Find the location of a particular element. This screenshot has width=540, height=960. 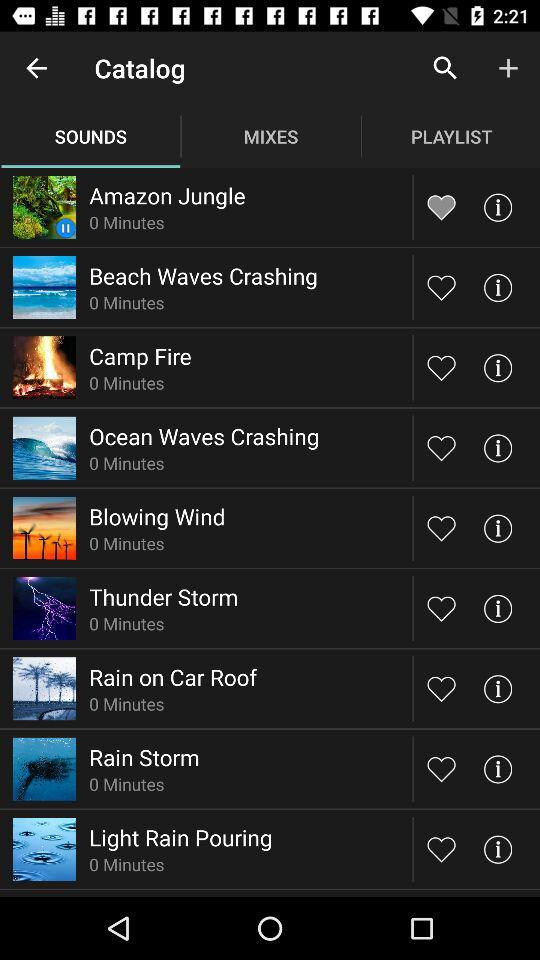

like sound is located at coordinates (441, 607).